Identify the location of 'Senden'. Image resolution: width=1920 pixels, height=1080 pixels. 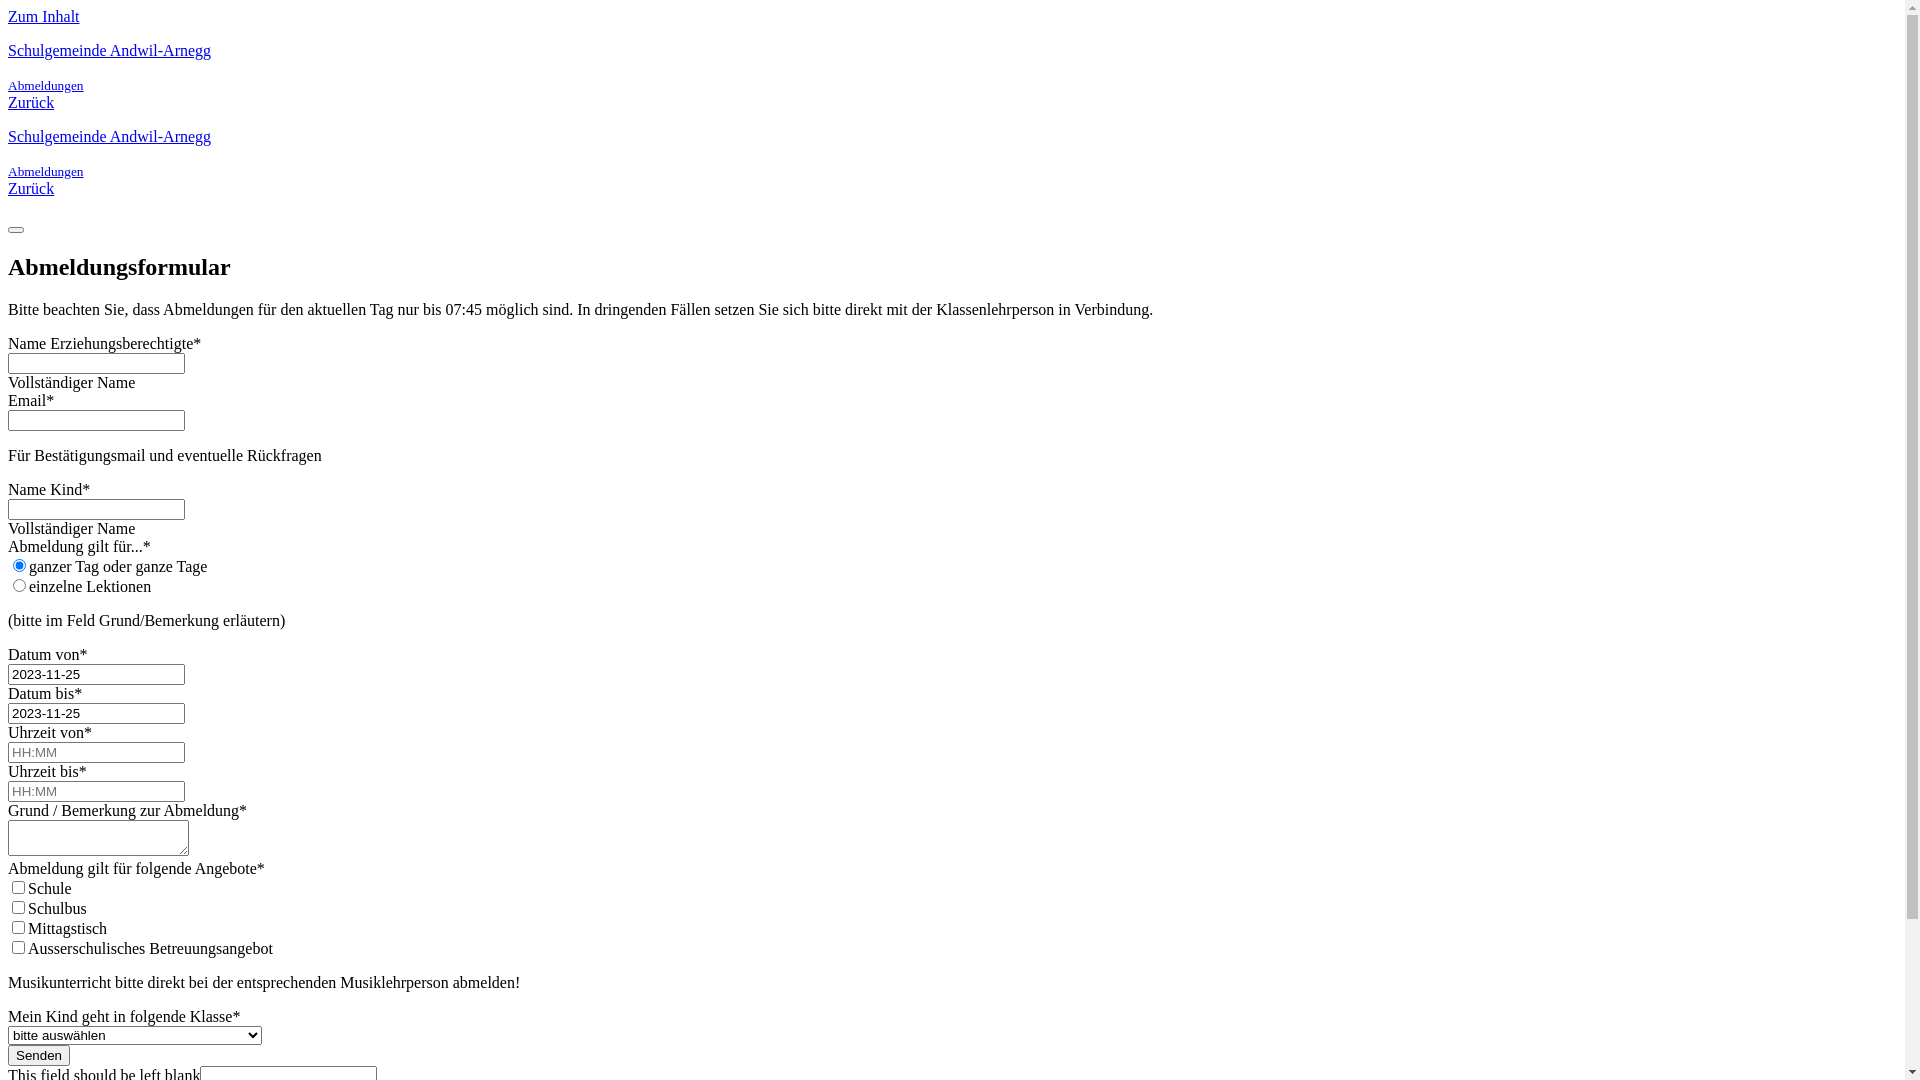
(38, 1054).